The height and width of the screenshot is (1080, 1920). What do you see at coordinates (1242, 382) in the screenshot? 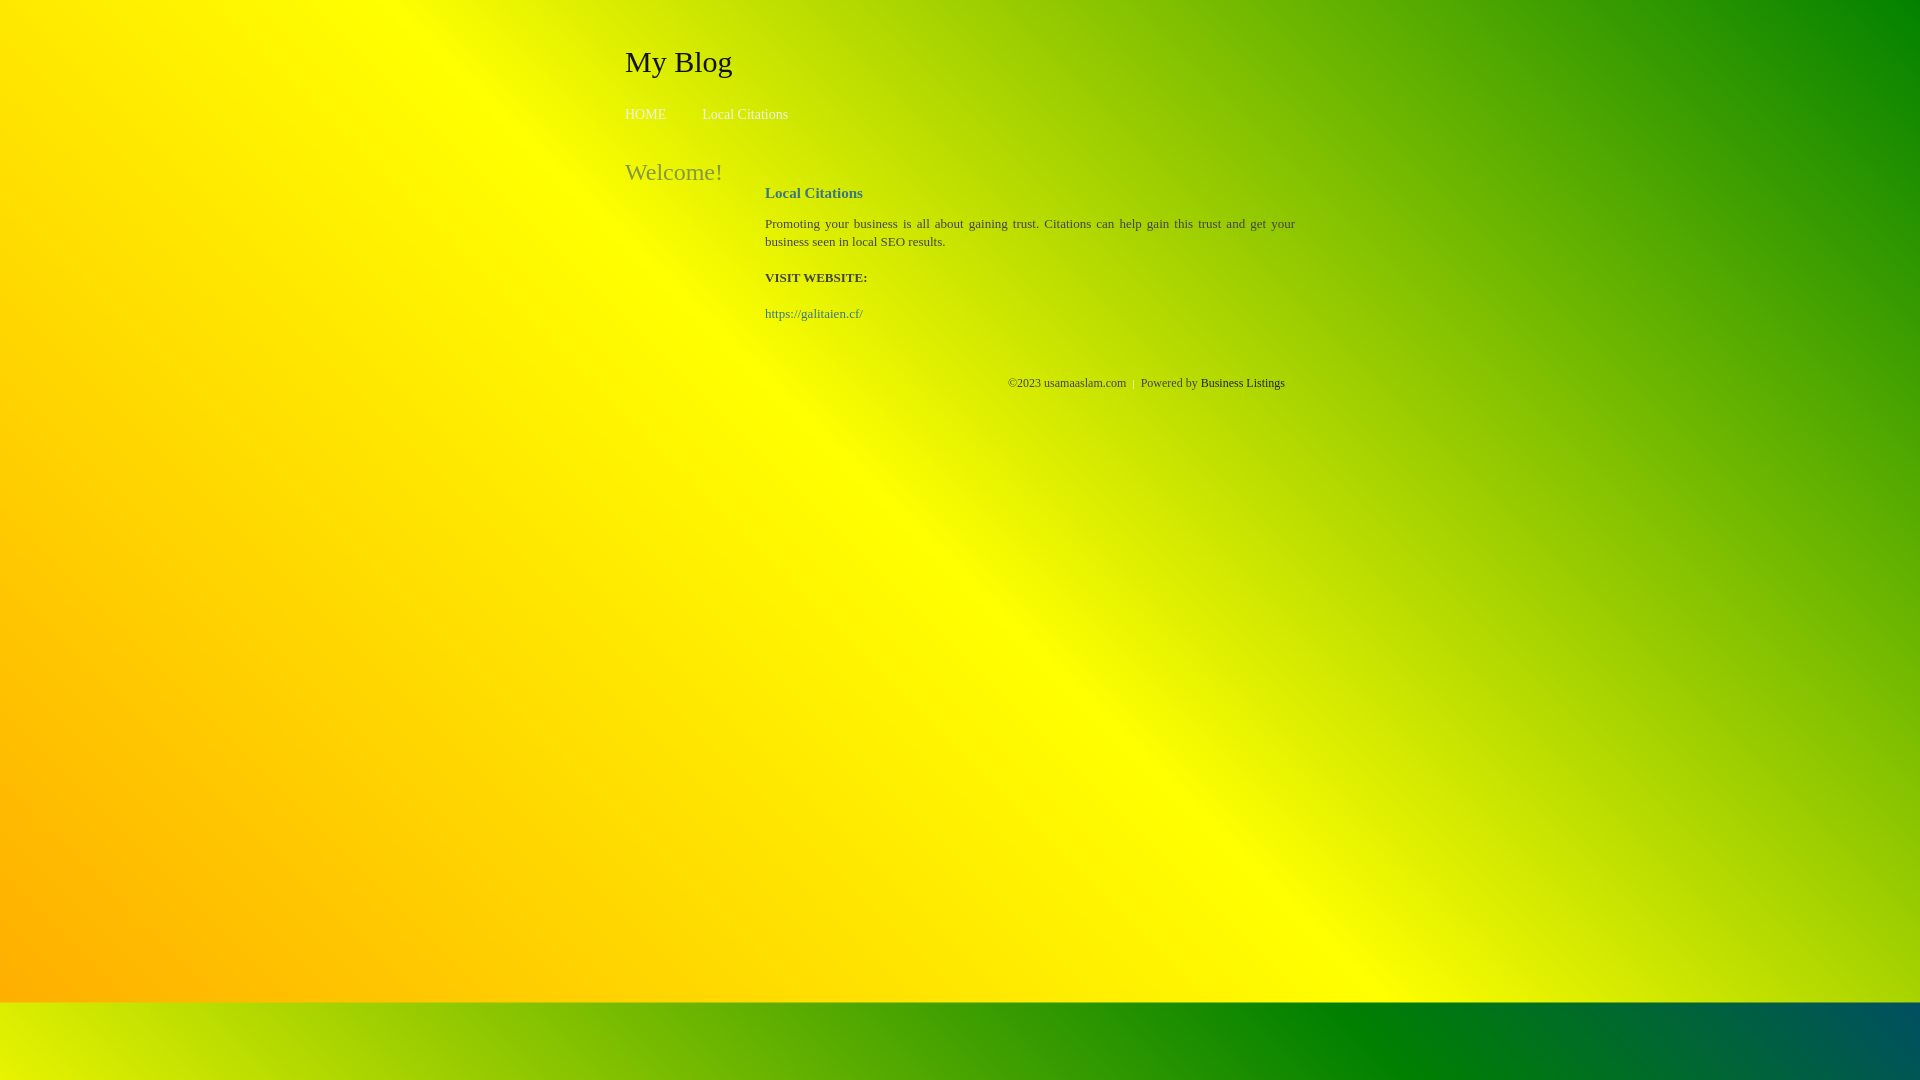
I see `'Business Listings'` at bounding box center [1242, 382].